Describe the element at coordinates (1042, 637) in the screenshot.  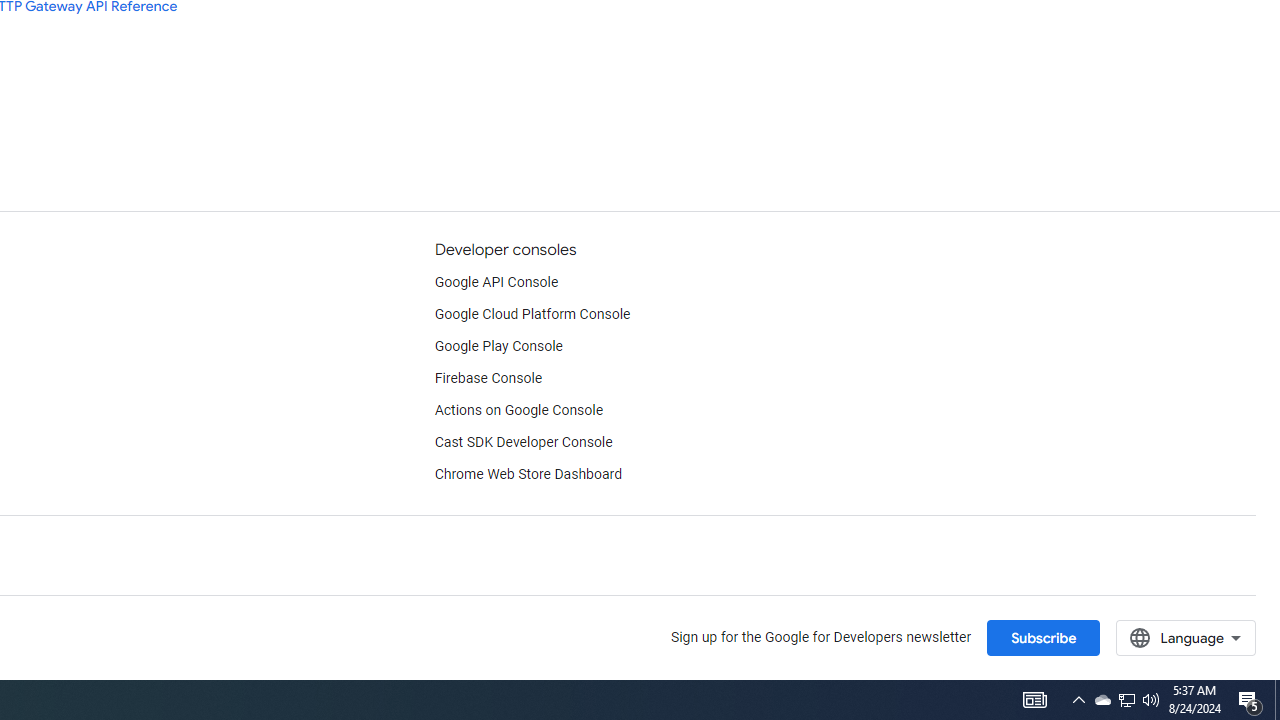
I see `'Subscribe'` at that location.